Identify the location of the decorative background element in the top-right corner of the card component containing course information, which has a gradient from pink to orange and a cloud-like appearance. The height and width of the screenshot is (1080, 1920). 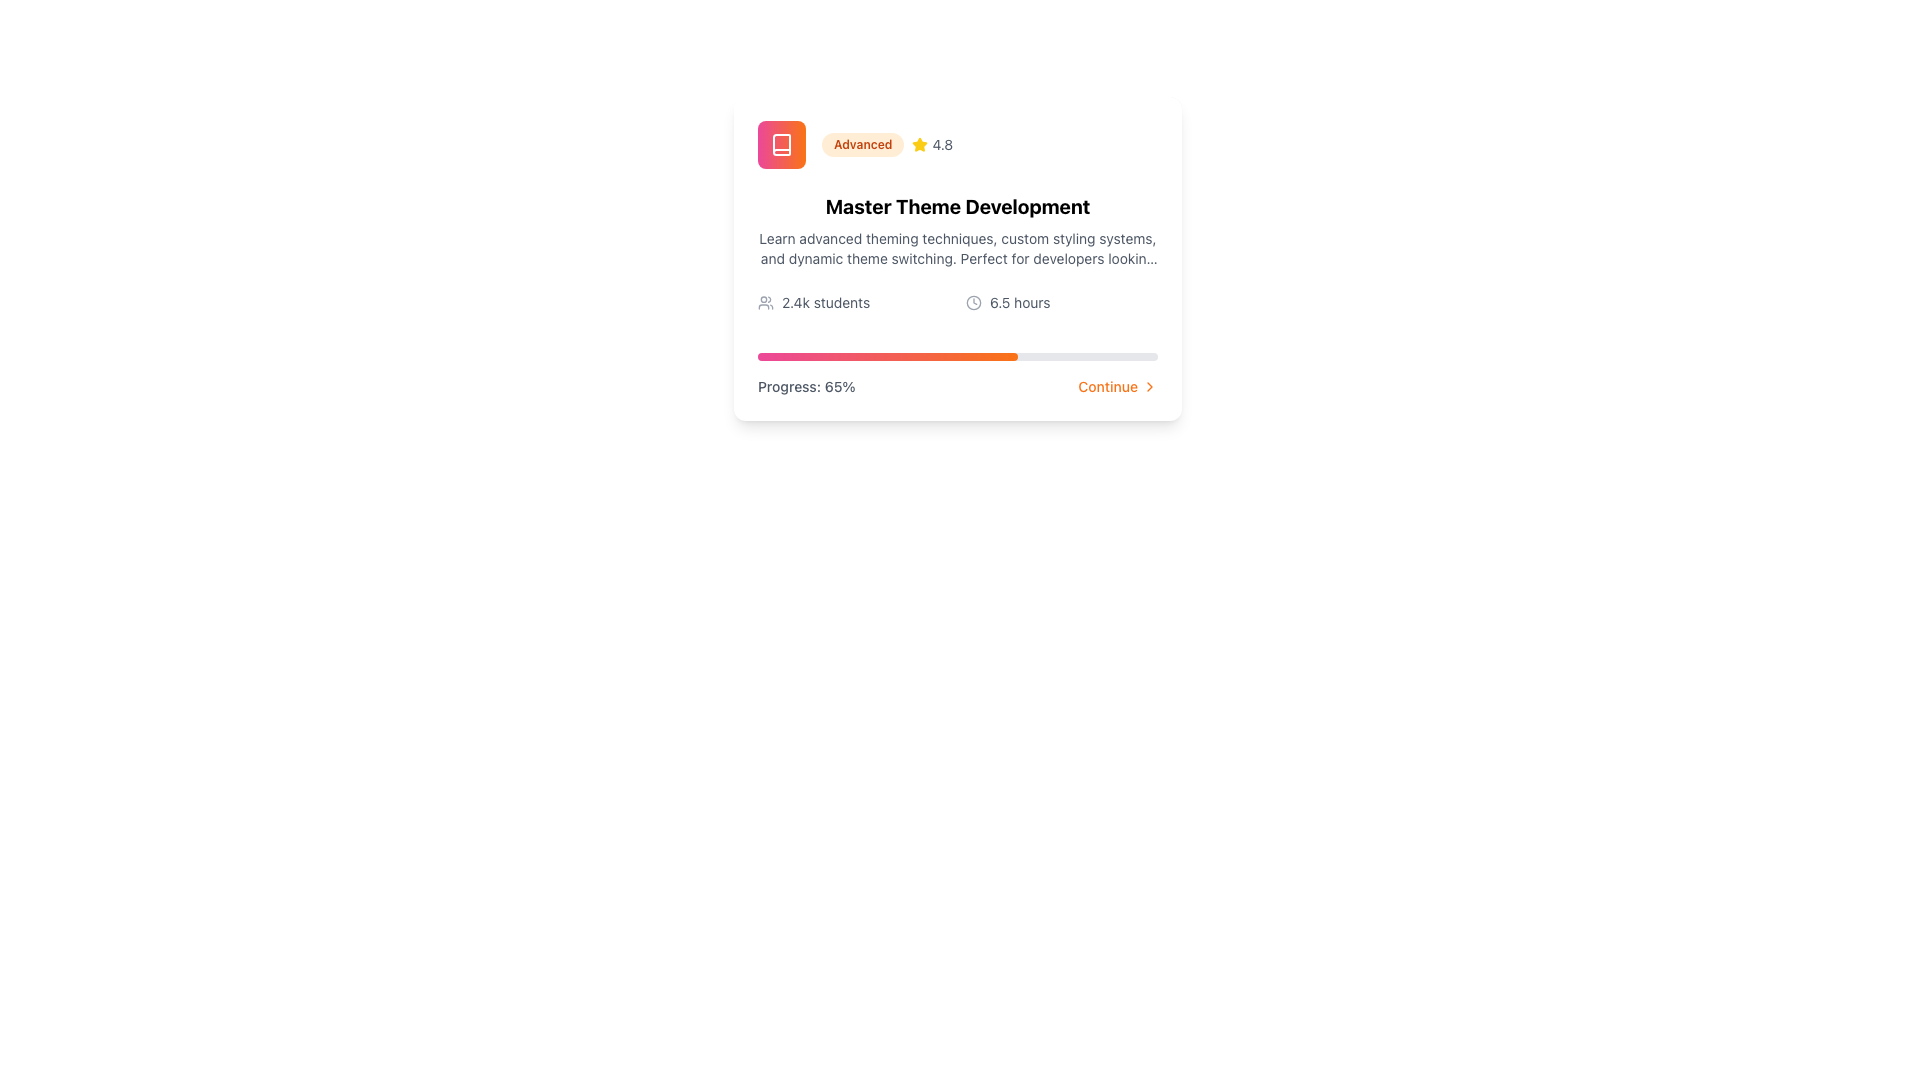
(1117, 160).